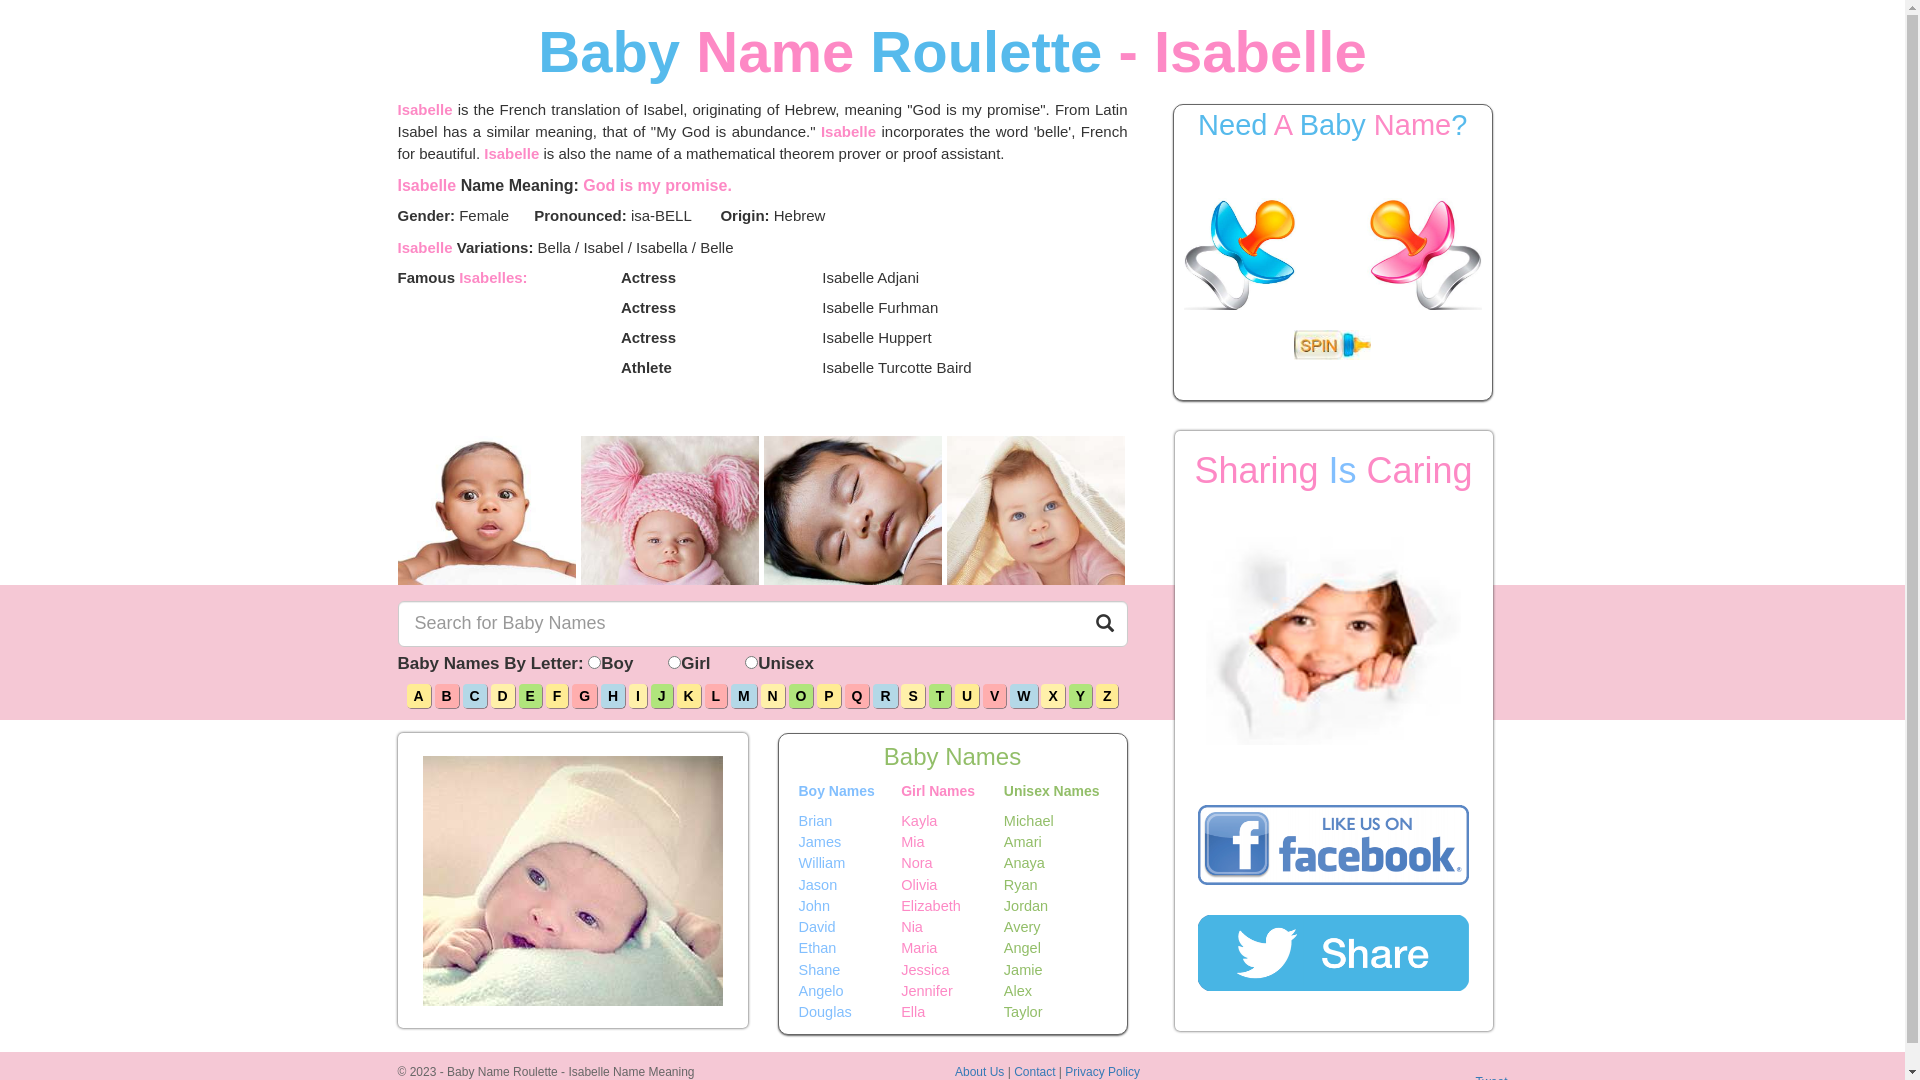  I want to click on 'Contact', so click(1034, 1071).